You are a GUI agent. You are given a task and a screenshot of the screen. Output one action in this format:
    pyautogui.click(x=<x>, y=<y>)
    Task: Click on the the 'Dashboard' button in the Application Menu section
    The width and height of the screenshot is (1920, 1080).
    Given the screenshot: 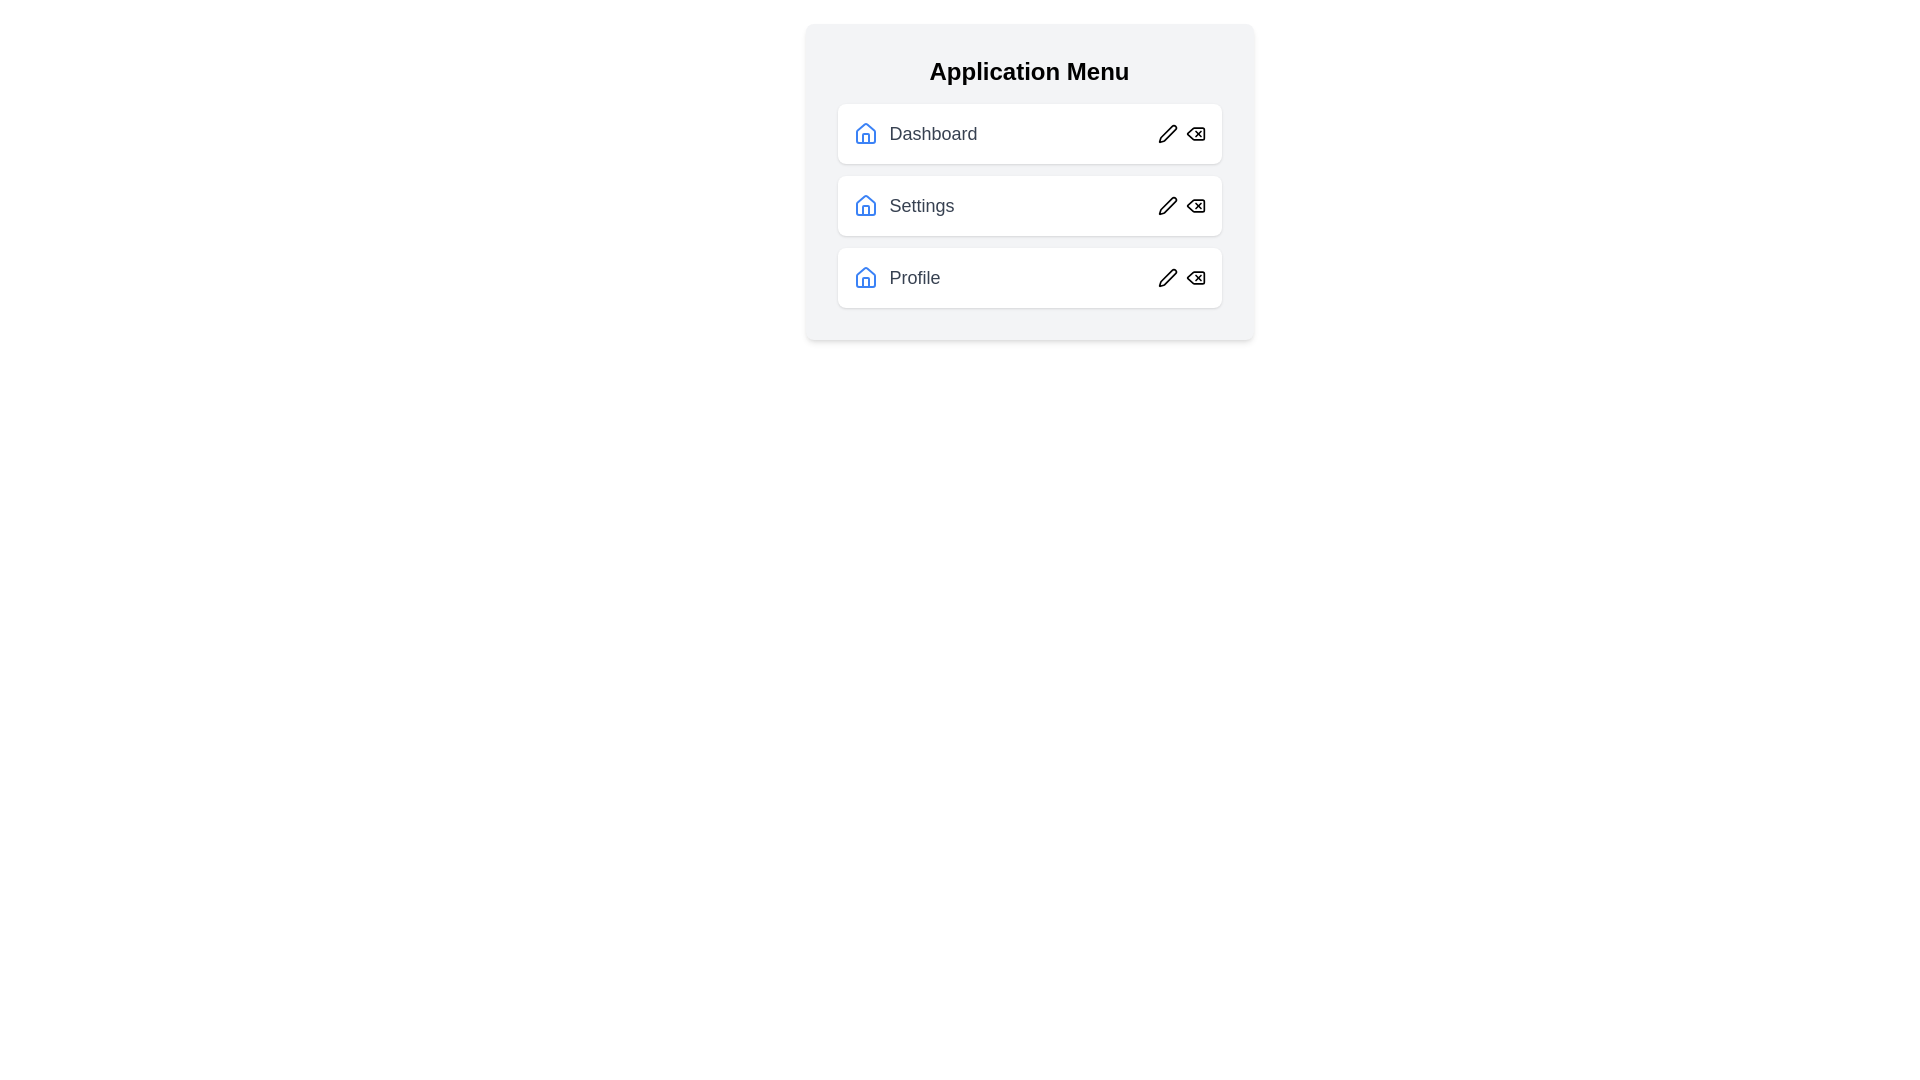 What is the action you would take?
    pyautogui.click(x=1029, y=134)
    